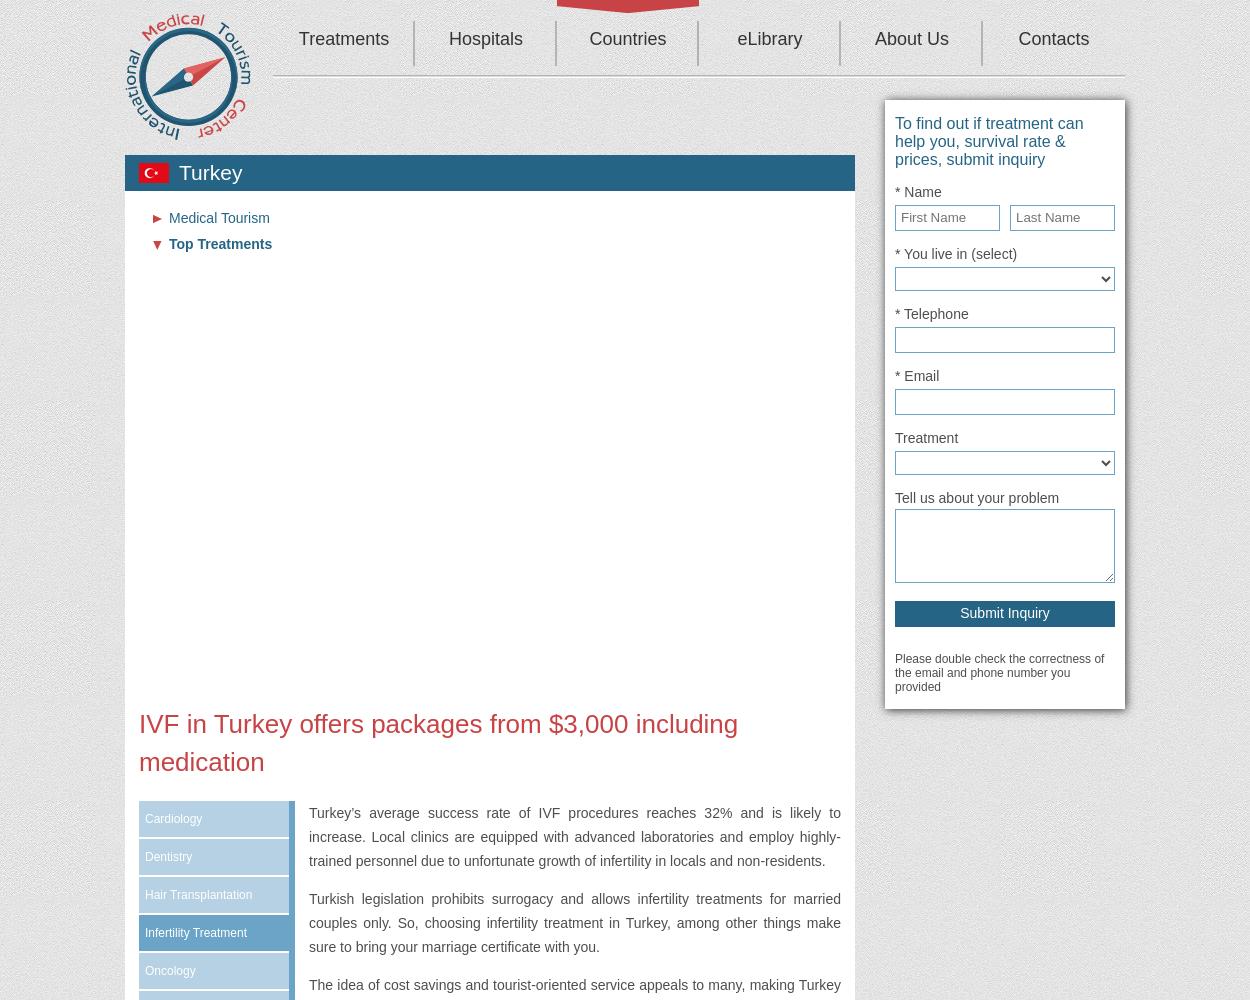 The height and width of the screenshot is (1000, 1250). Describe the element at coordinates (736, 39) in the screenshot. I see `'eLibrary'` at that location.